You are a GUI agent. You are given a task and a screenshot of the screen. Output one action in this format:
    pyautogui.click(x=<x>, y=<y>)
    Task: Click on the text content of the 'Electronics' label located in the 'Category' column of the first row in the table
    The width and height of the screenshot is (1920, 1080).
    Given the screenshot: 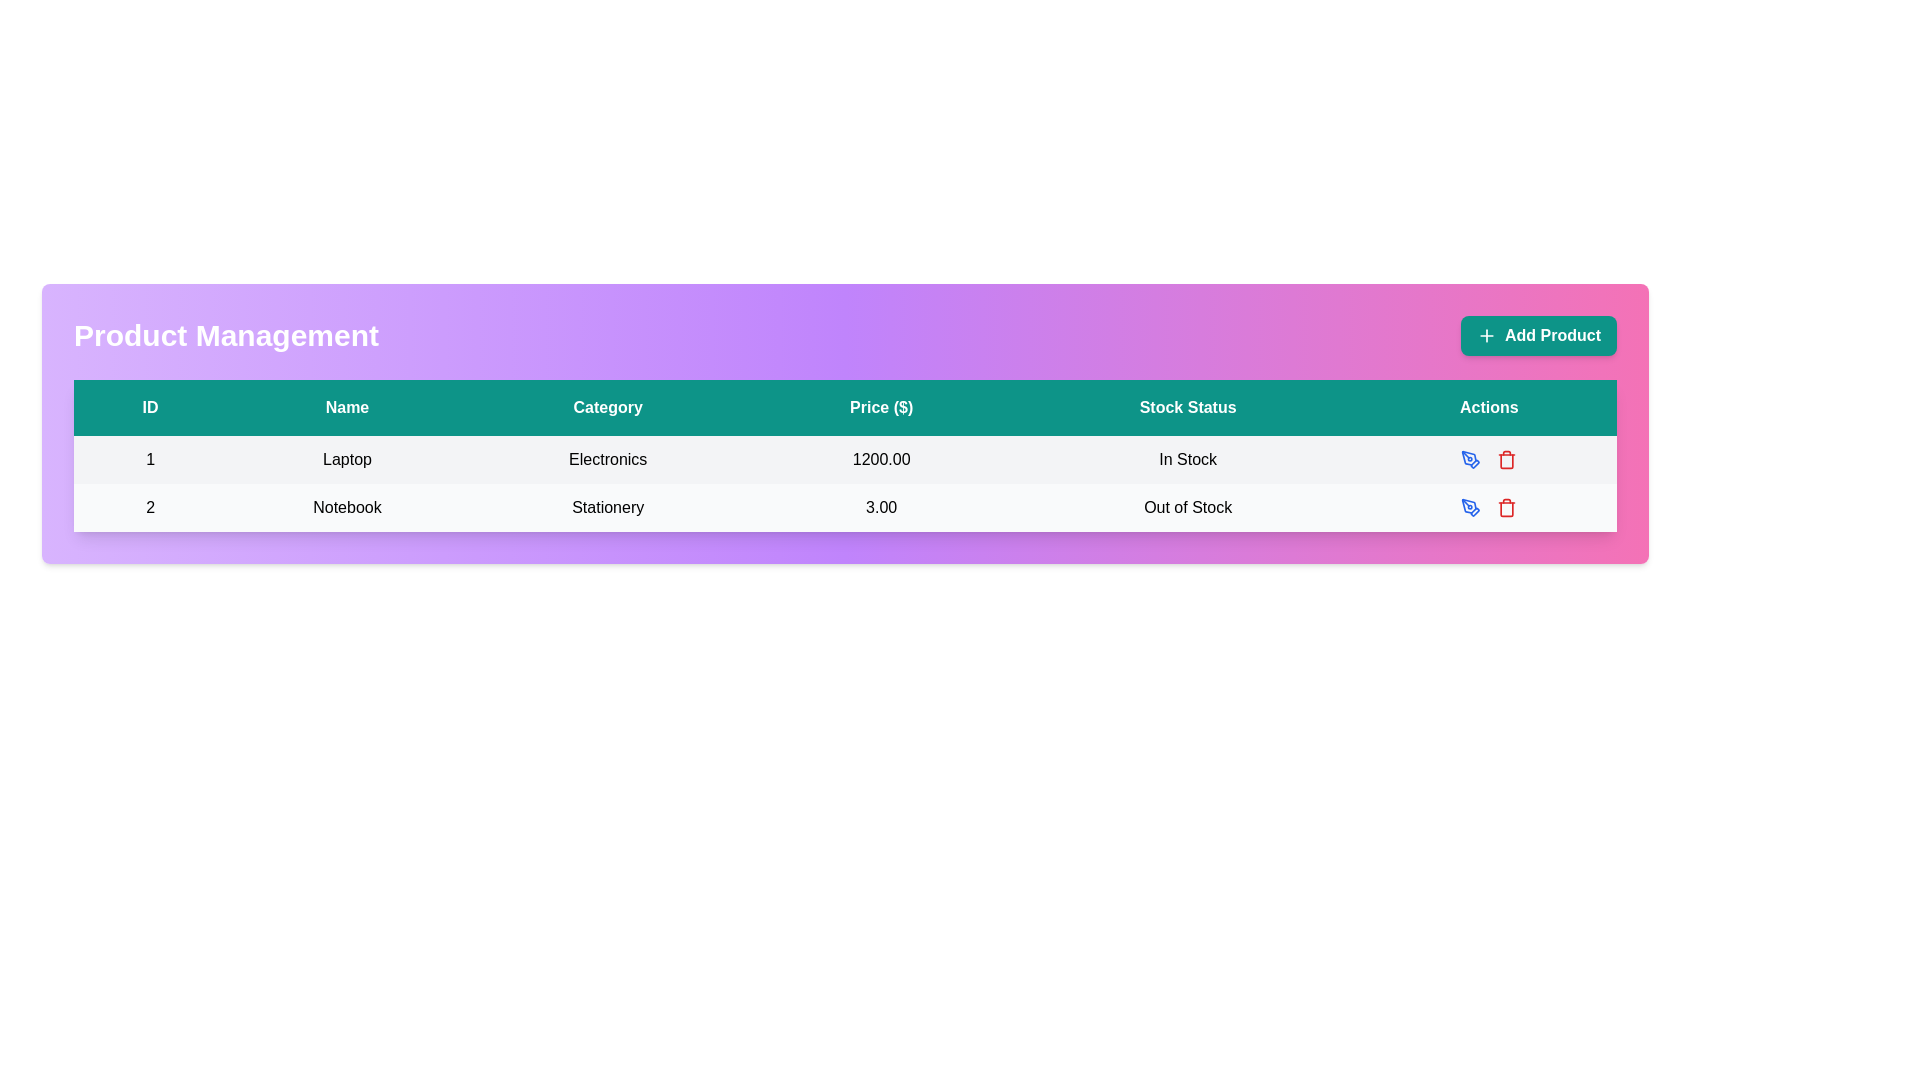 What is the action you would take?
    pyautogui.click(x=607, y=459)
    